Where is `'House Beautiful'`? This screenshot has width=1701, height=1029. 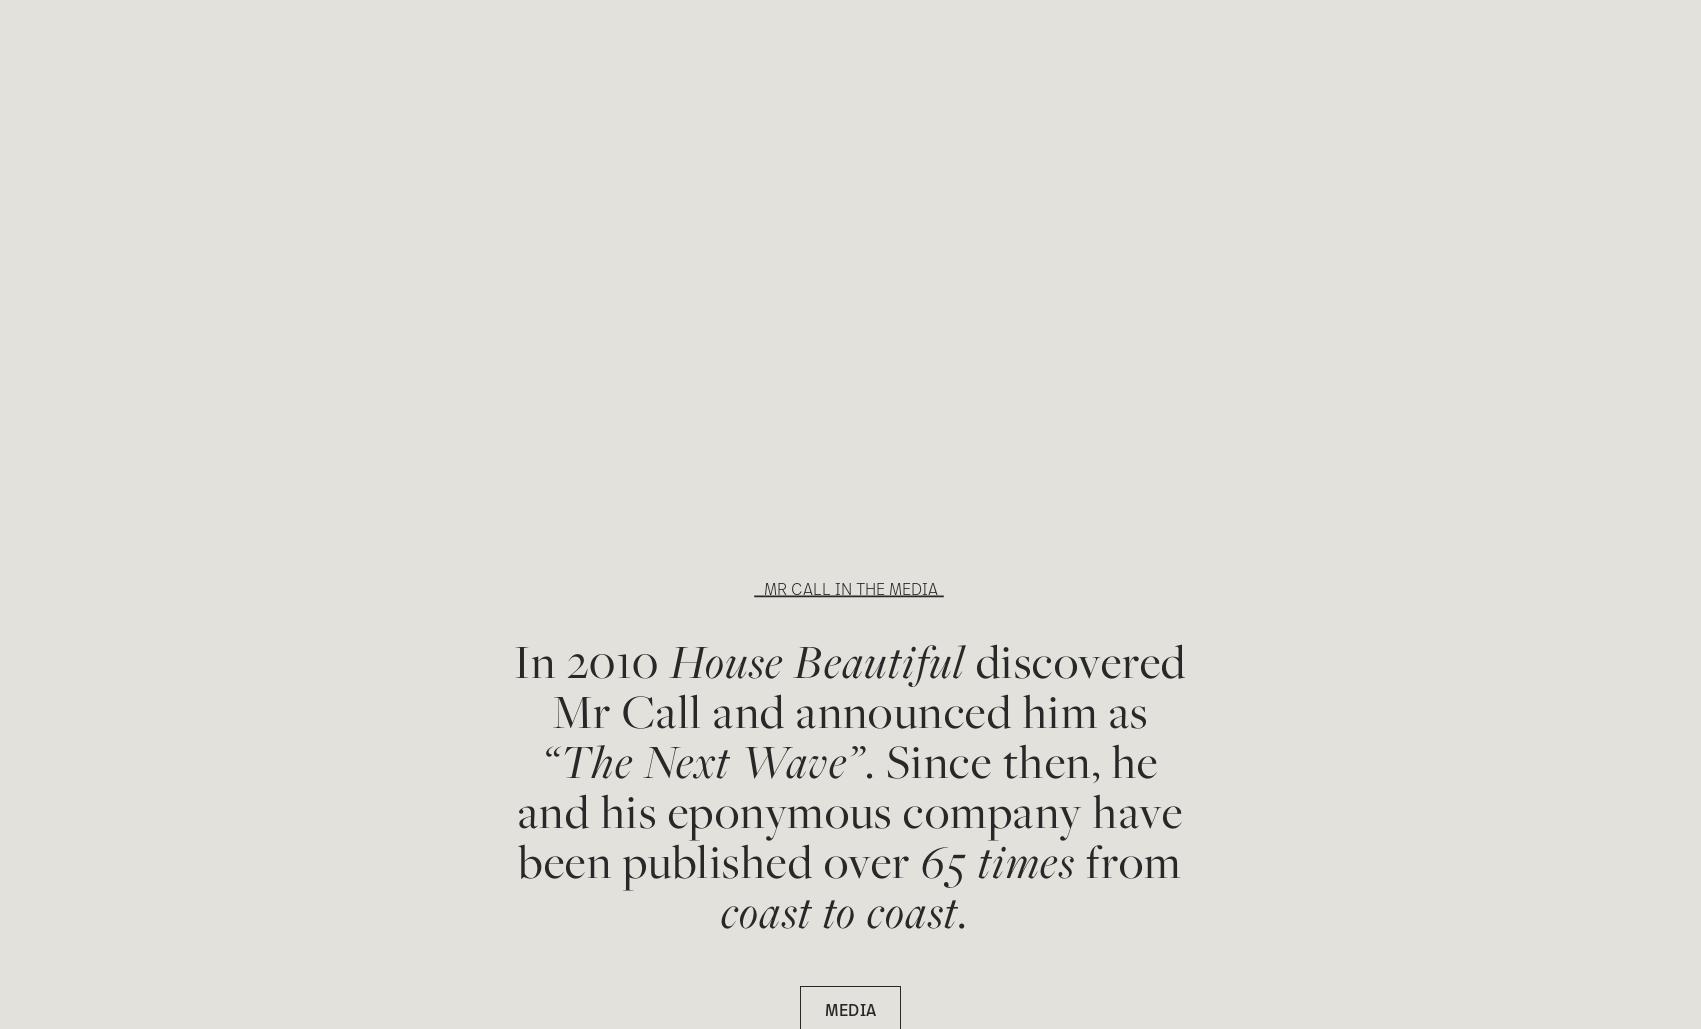 'House Beautiful' is located at coordinates (817, 660).